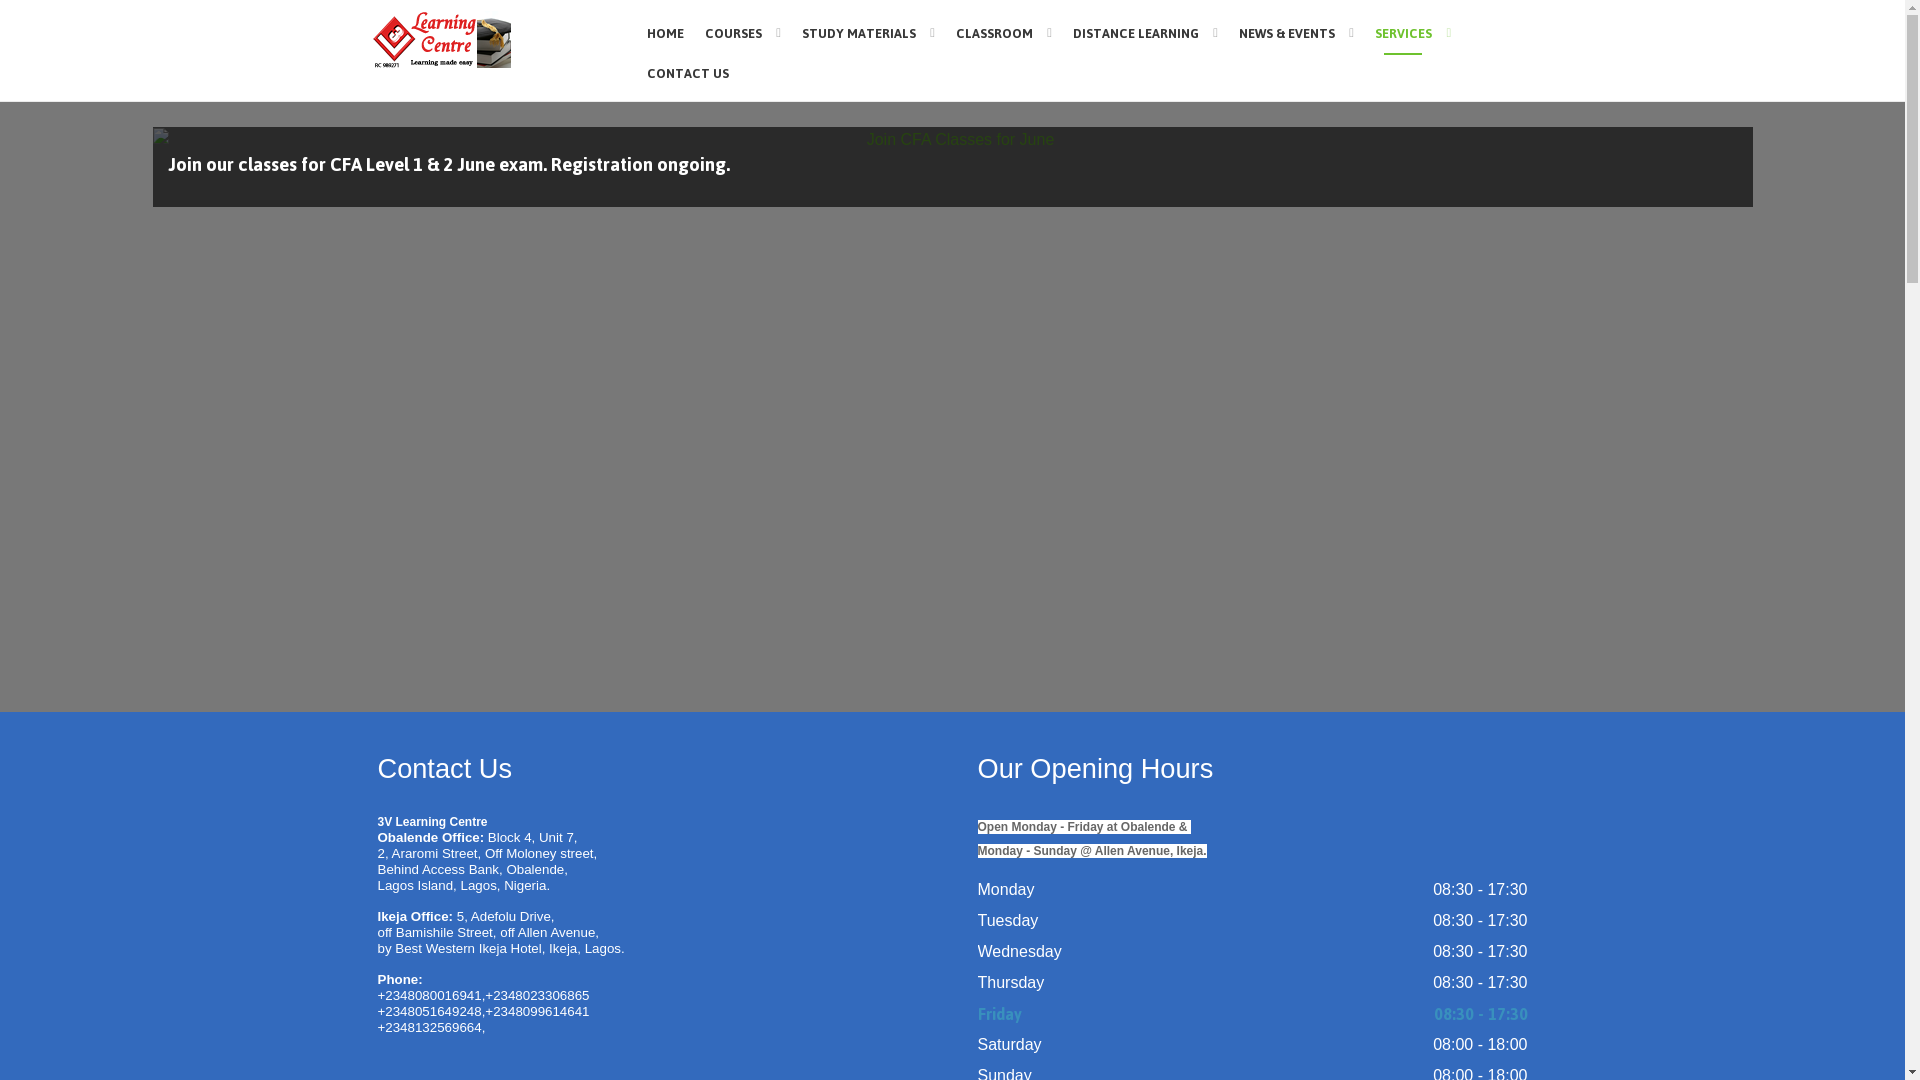 This screenshot has height=1080, width=1920. Describe the element at coordinates (1145, 32) in the screenshot. I see `'DISTANCE LEARNING'` at that location.